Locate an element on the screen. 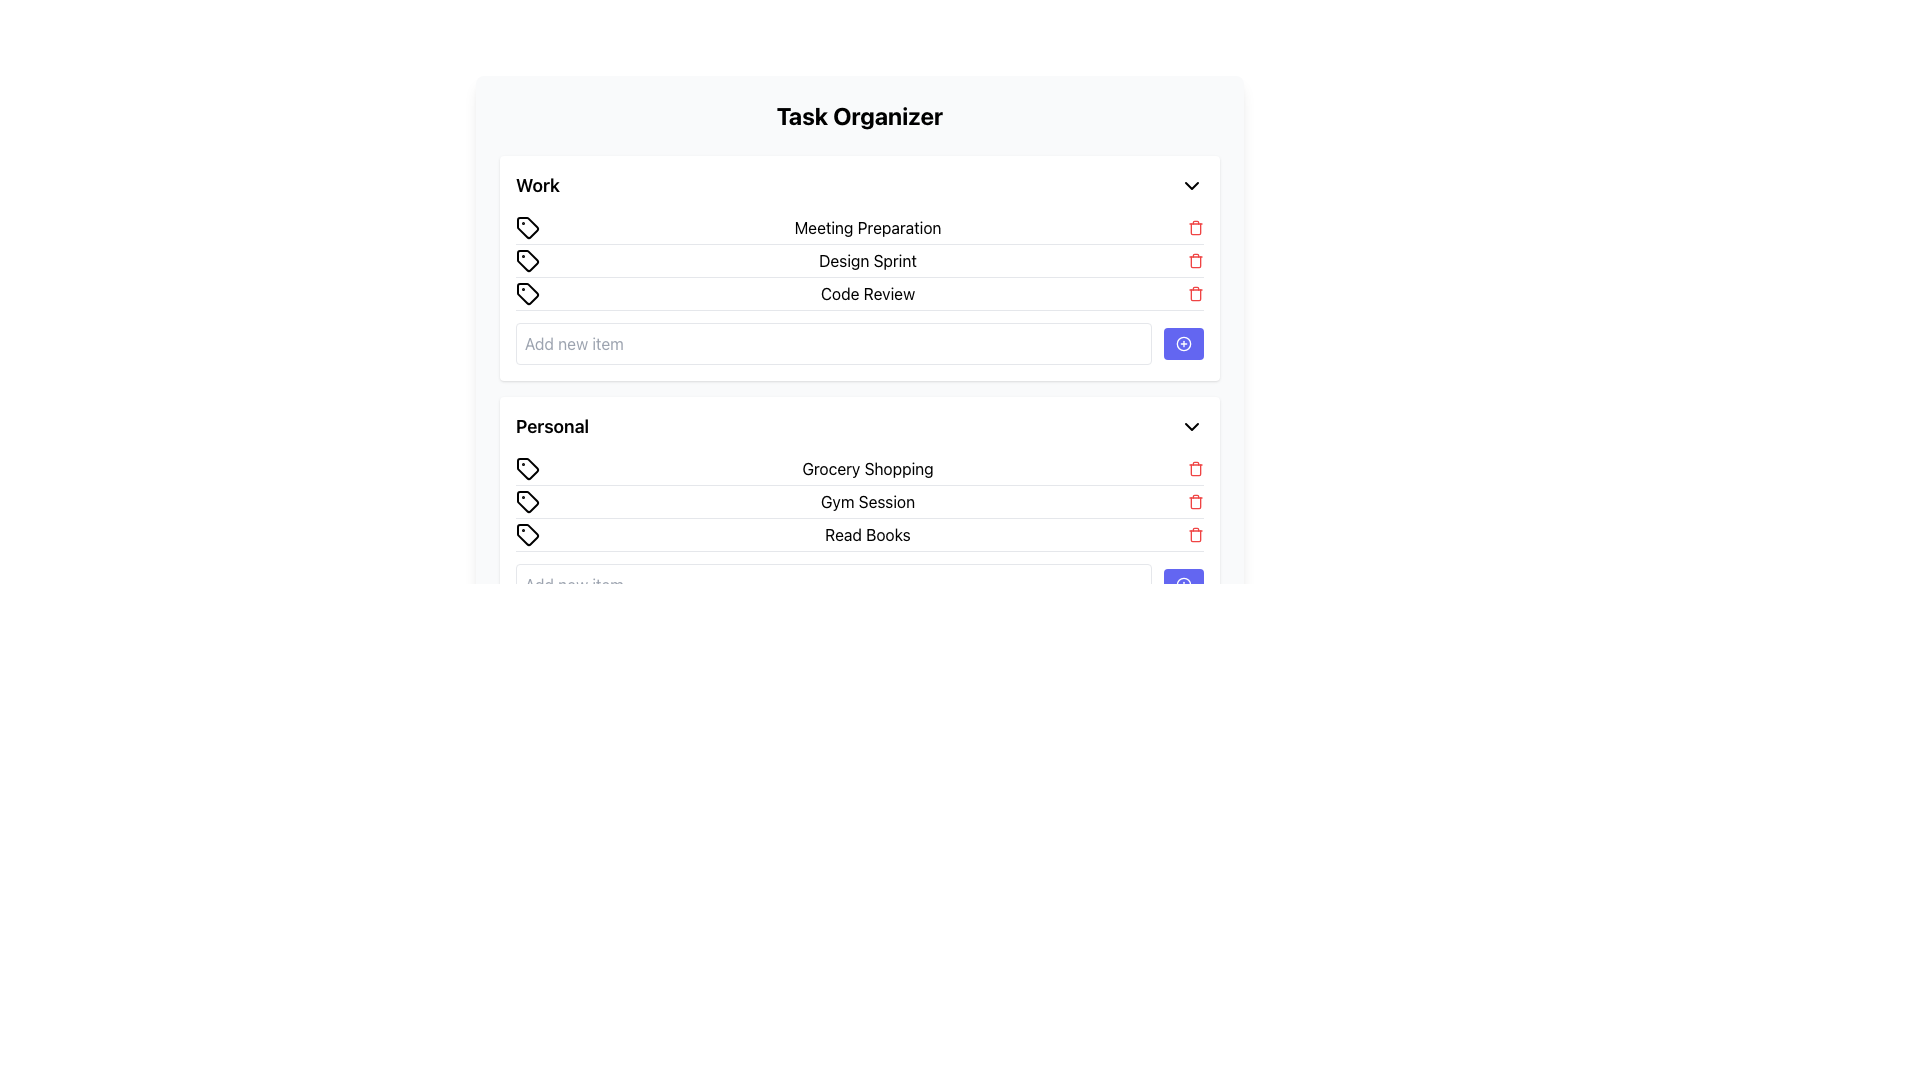 This screenshot has width=1920, height=1080. the rectangular purple button with white text, located to the right of the 'Add new item' input box in the 'Work' task section is located at coordinates (1184, 342).